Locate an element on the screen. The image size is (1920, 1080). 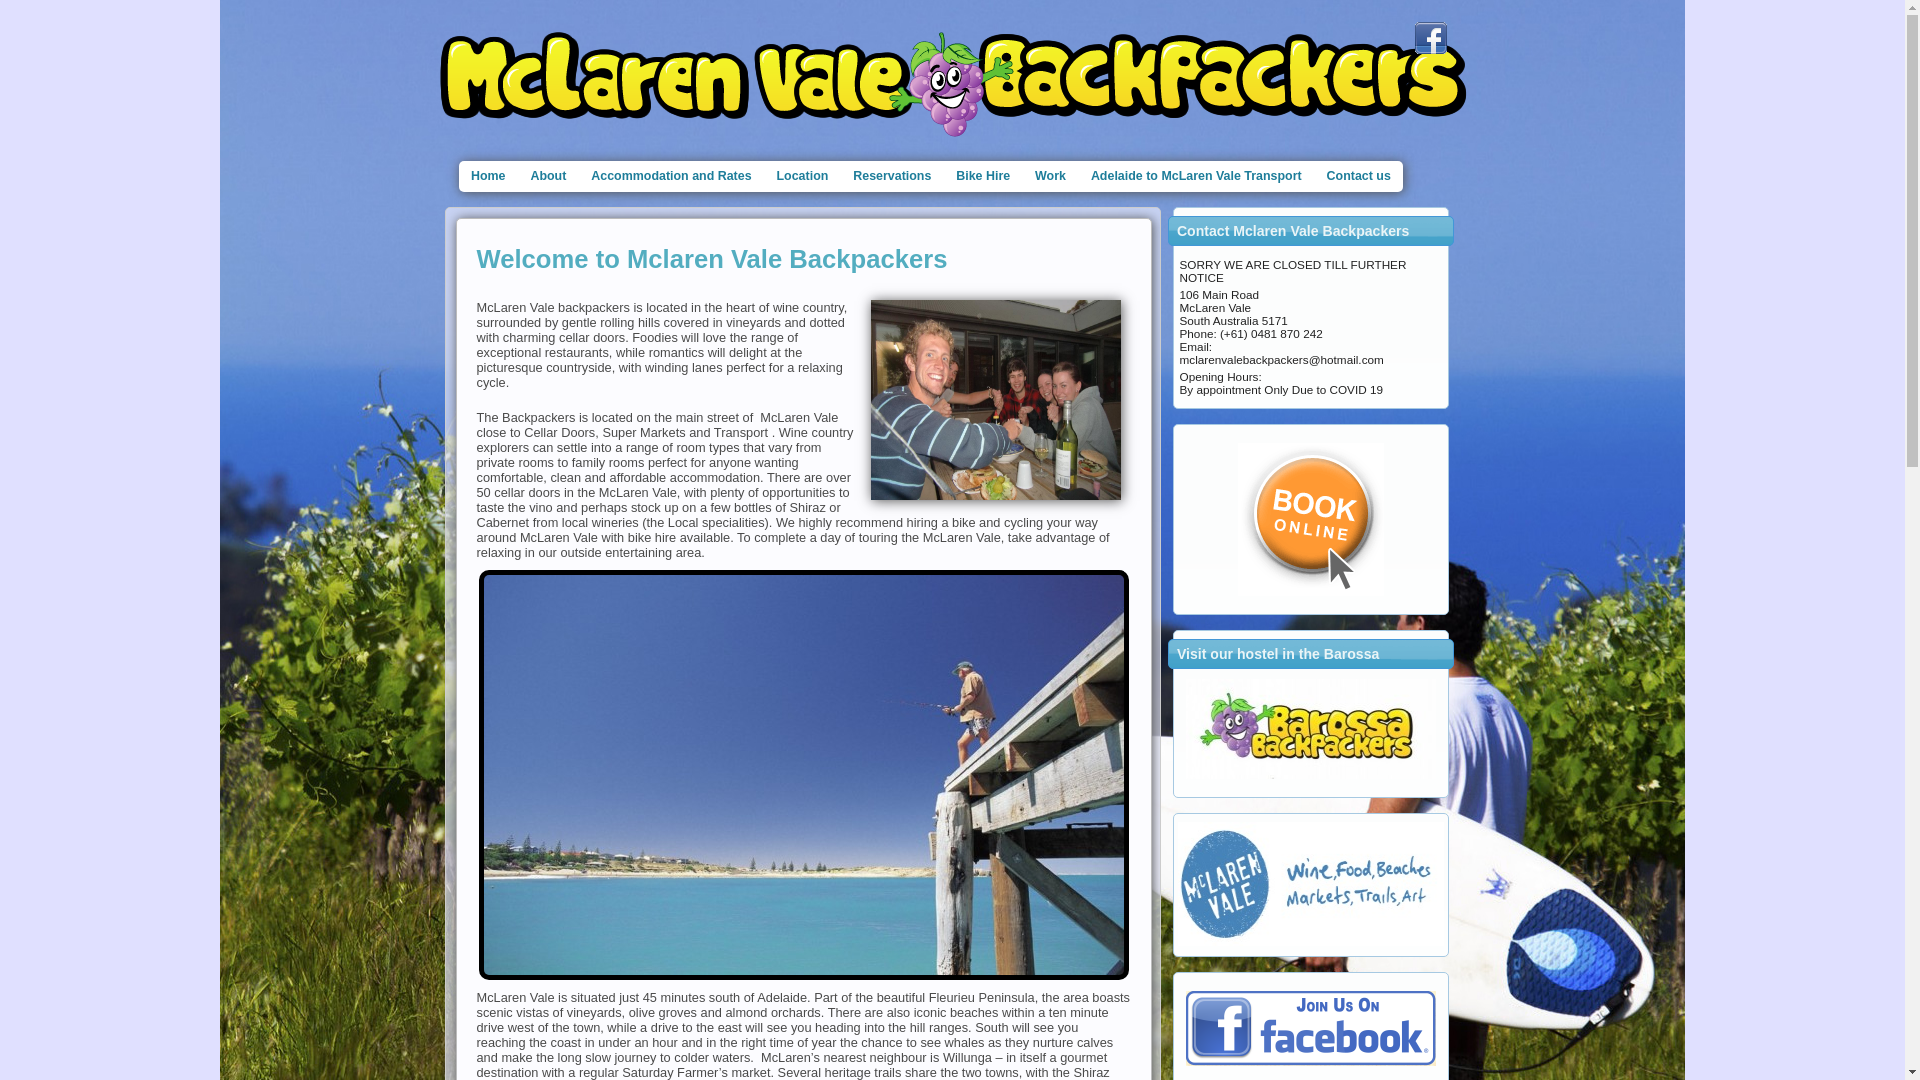
'Location' is located at coordinates (802, 175).